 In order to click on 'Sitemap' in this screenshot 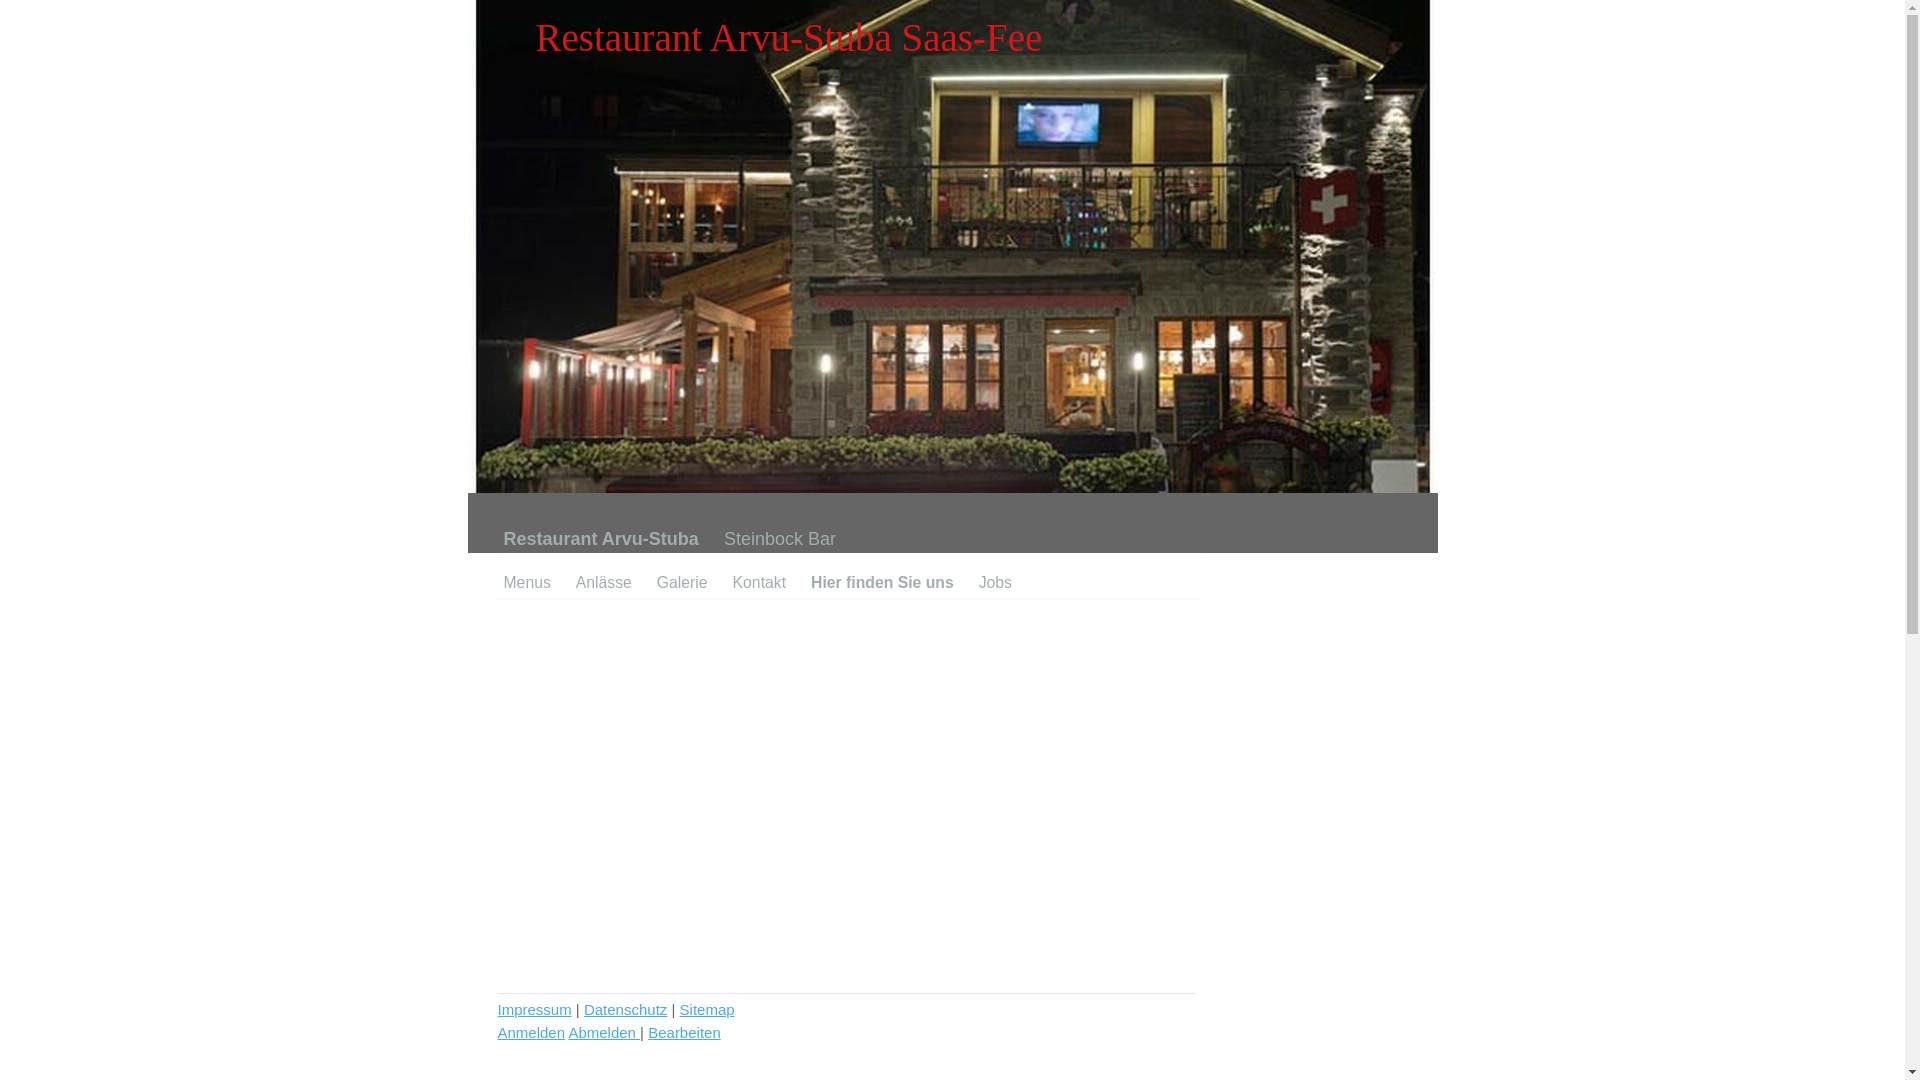, I will do `click(707, 1009)`.